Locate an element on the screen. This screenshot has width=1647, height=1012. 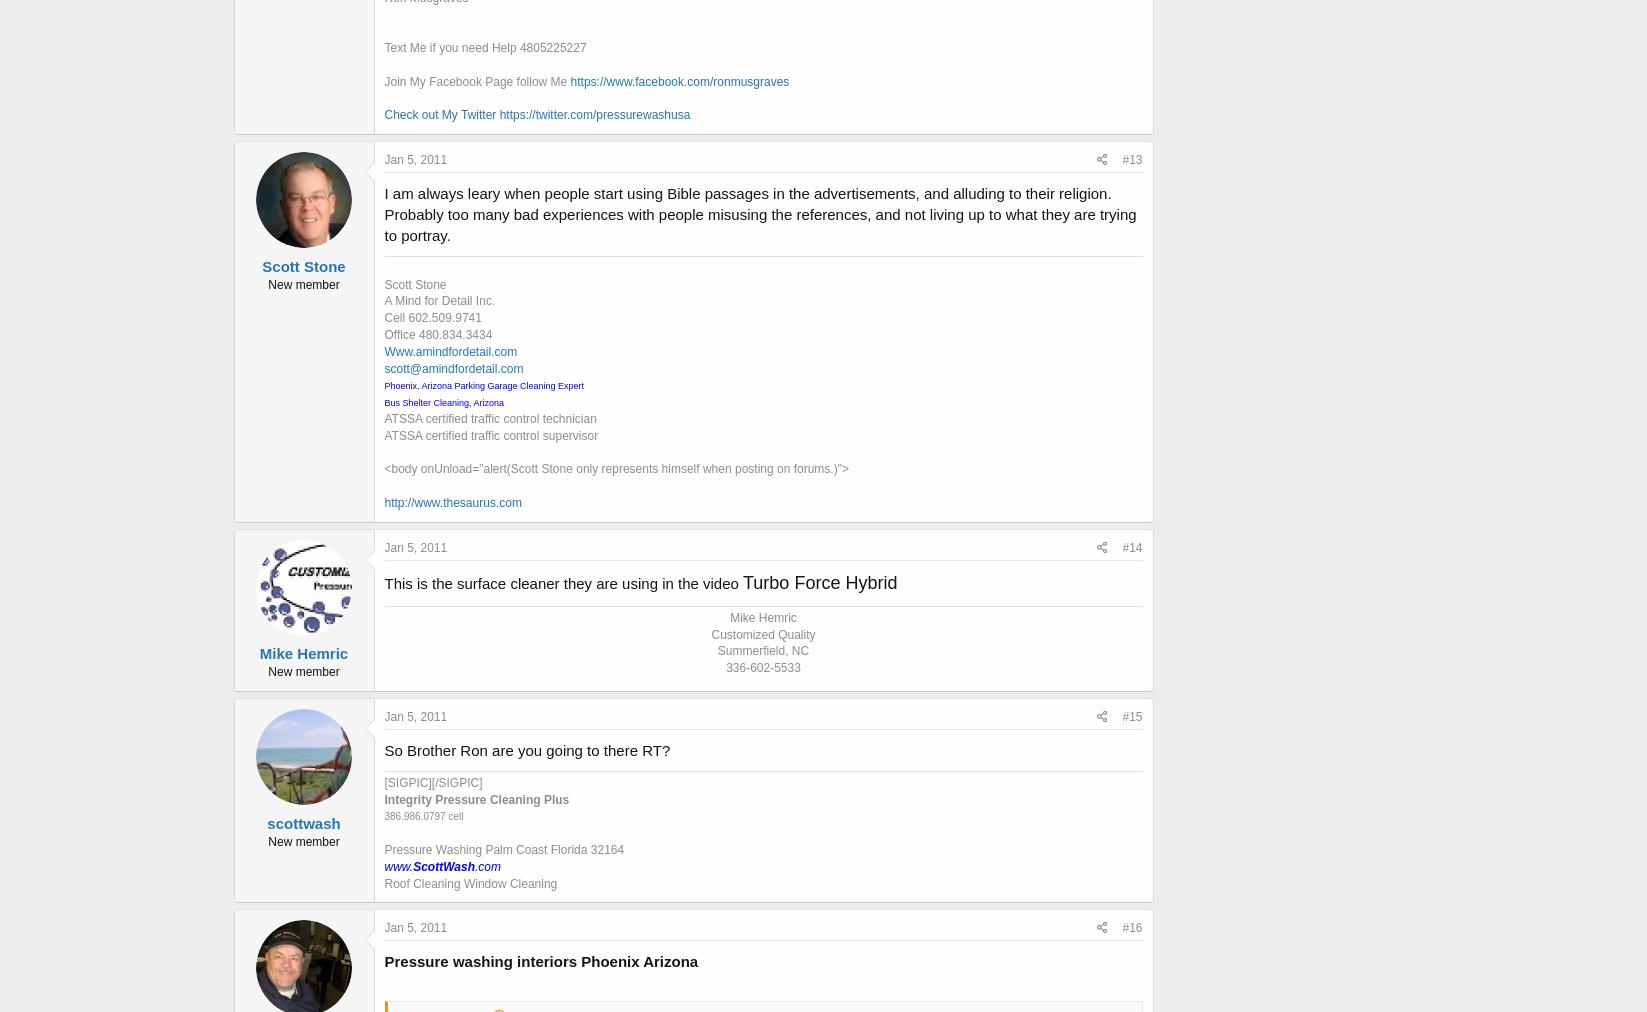
'[SIGPIC][/SIGPIC]' is located at coordinates (432, 780).